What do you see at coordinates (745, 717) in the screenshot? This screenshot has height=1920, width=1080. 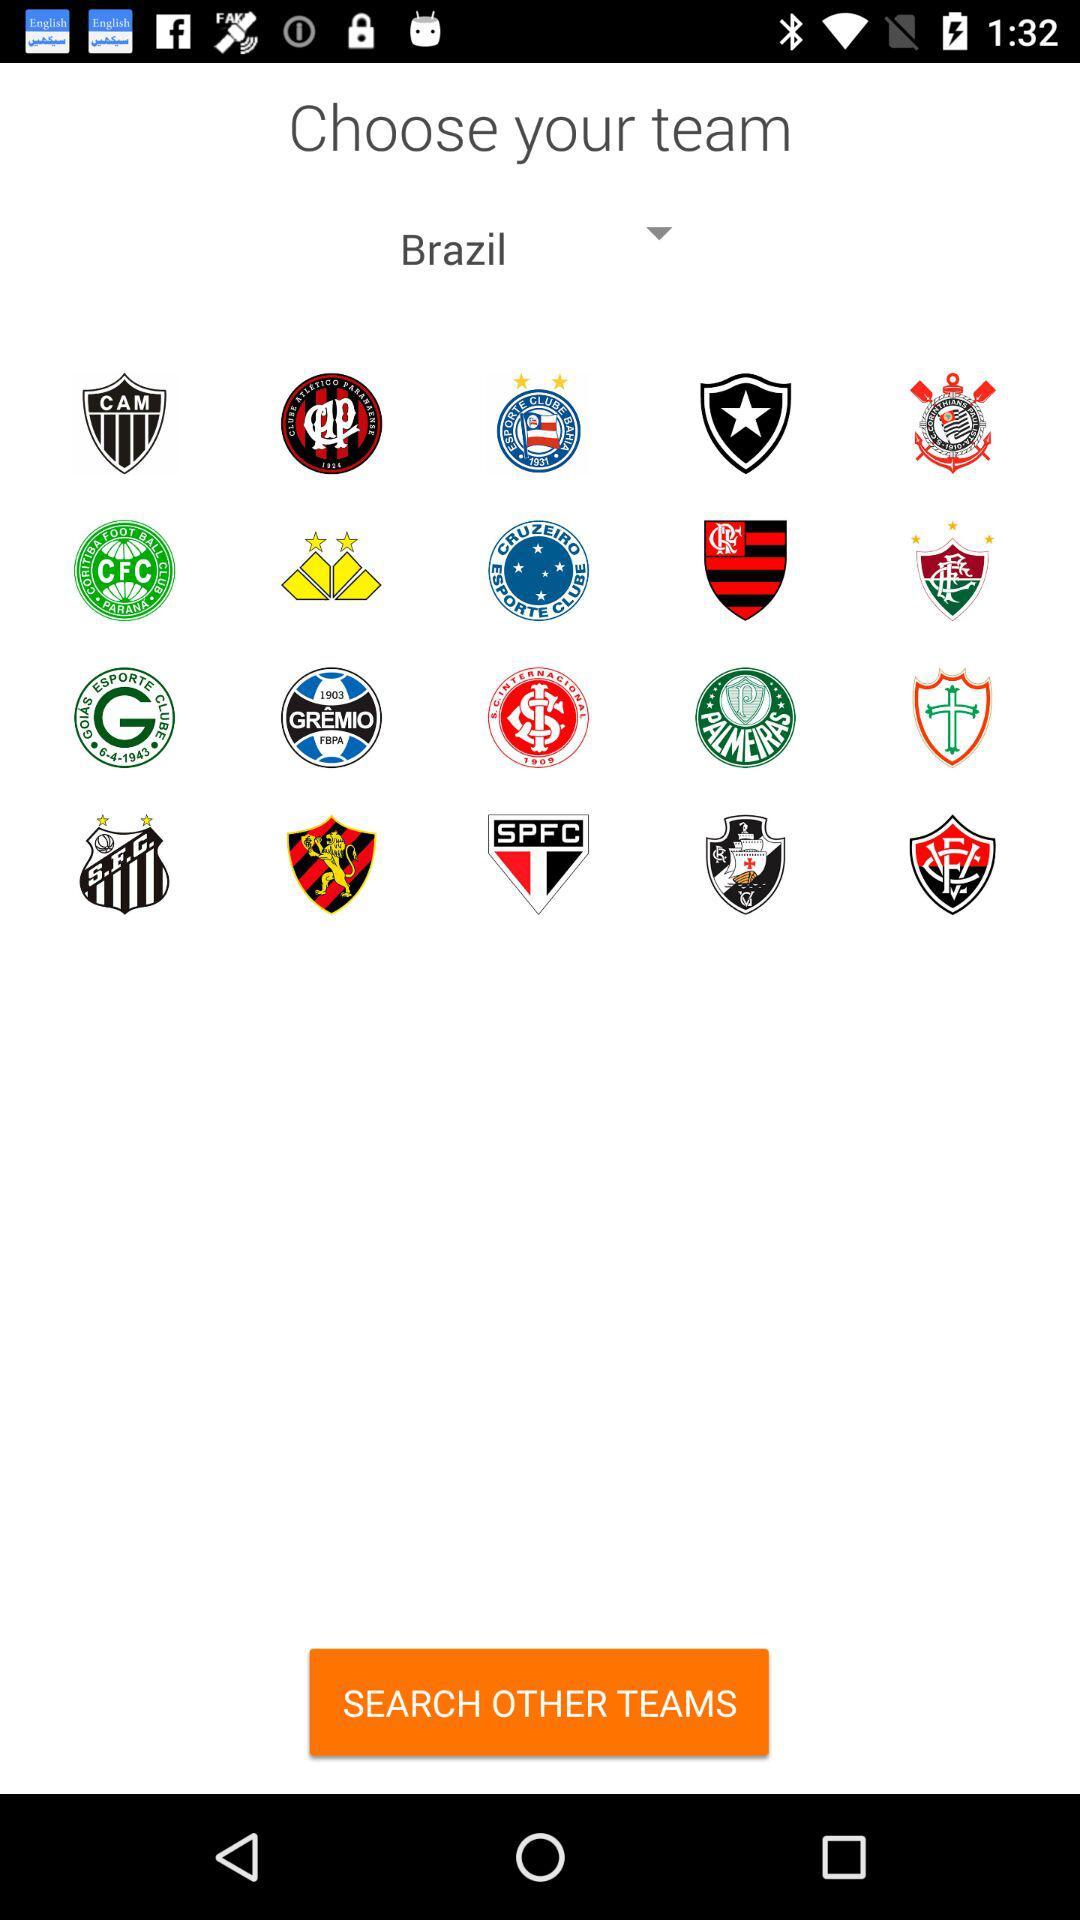 I see `pick palmeiras team` at bounding box center [745, 717].